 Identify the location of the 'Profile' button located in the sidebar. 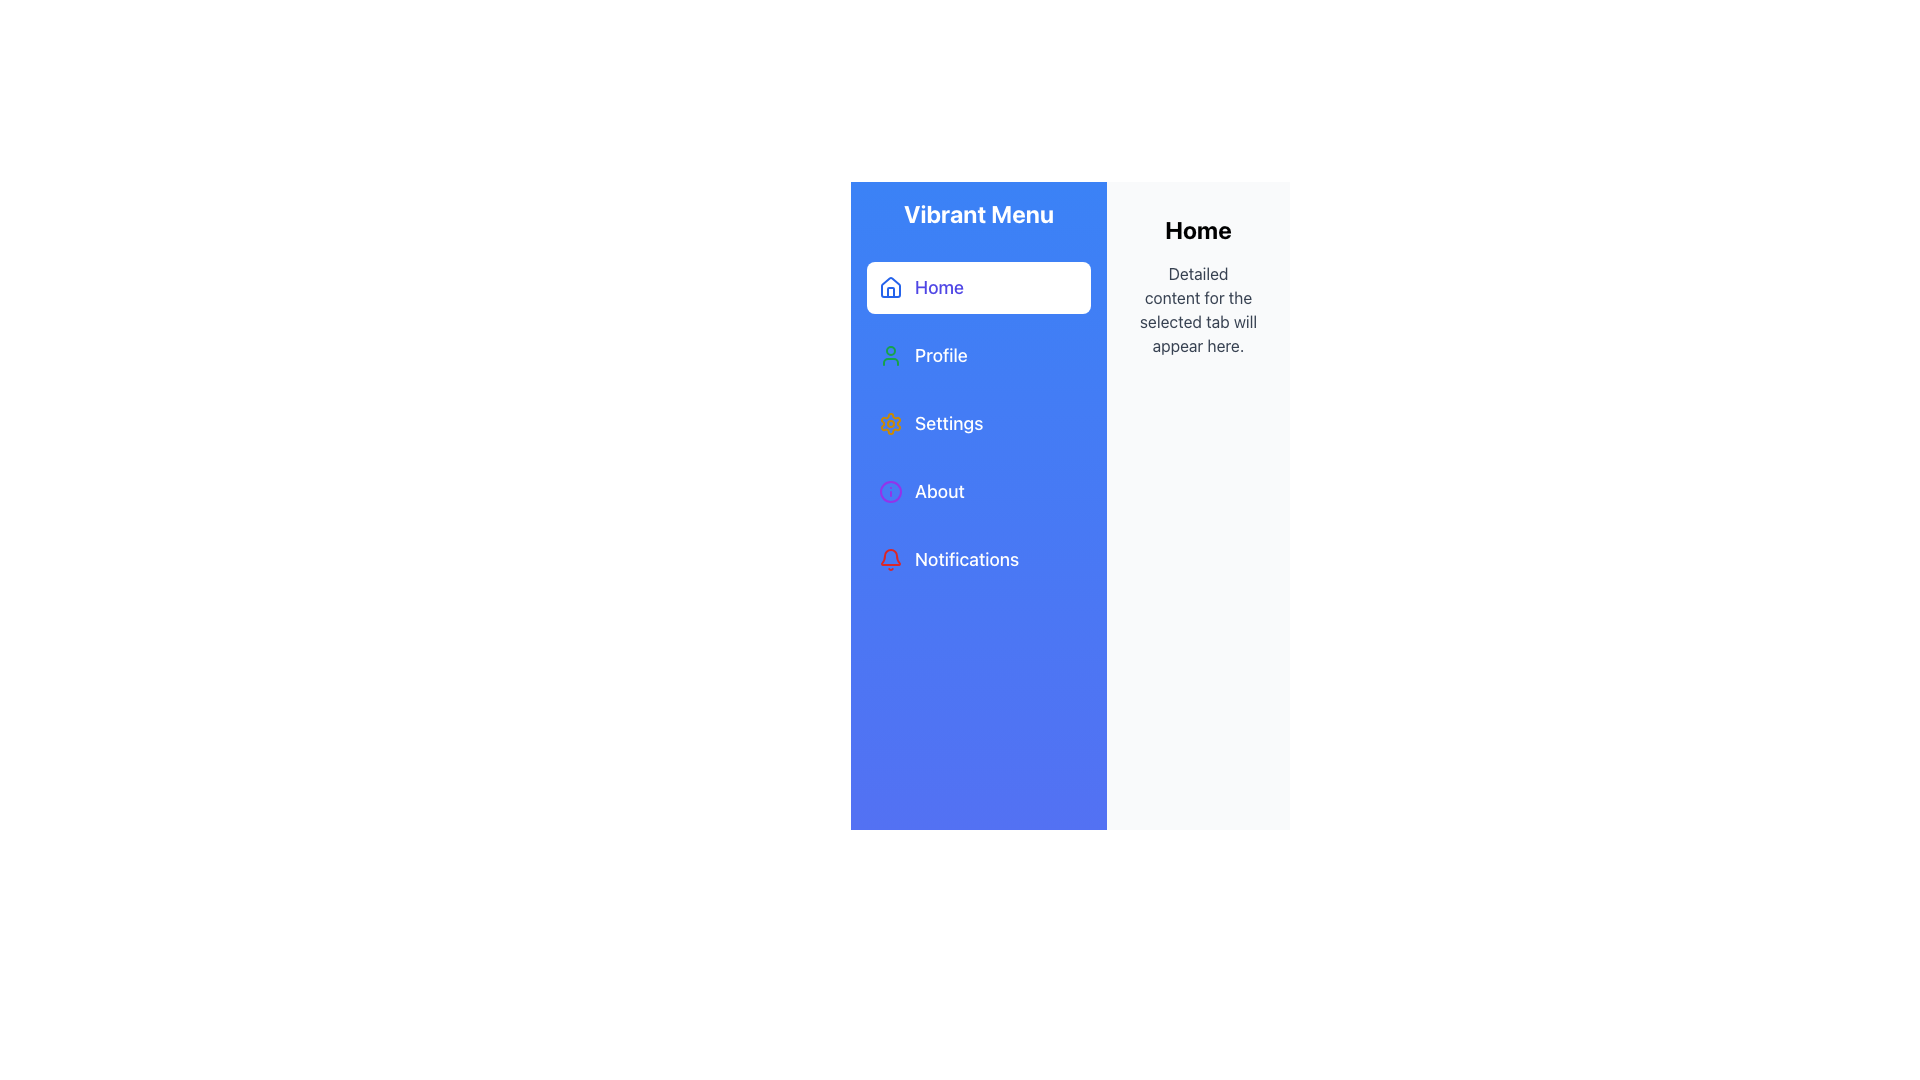
(979, 354).